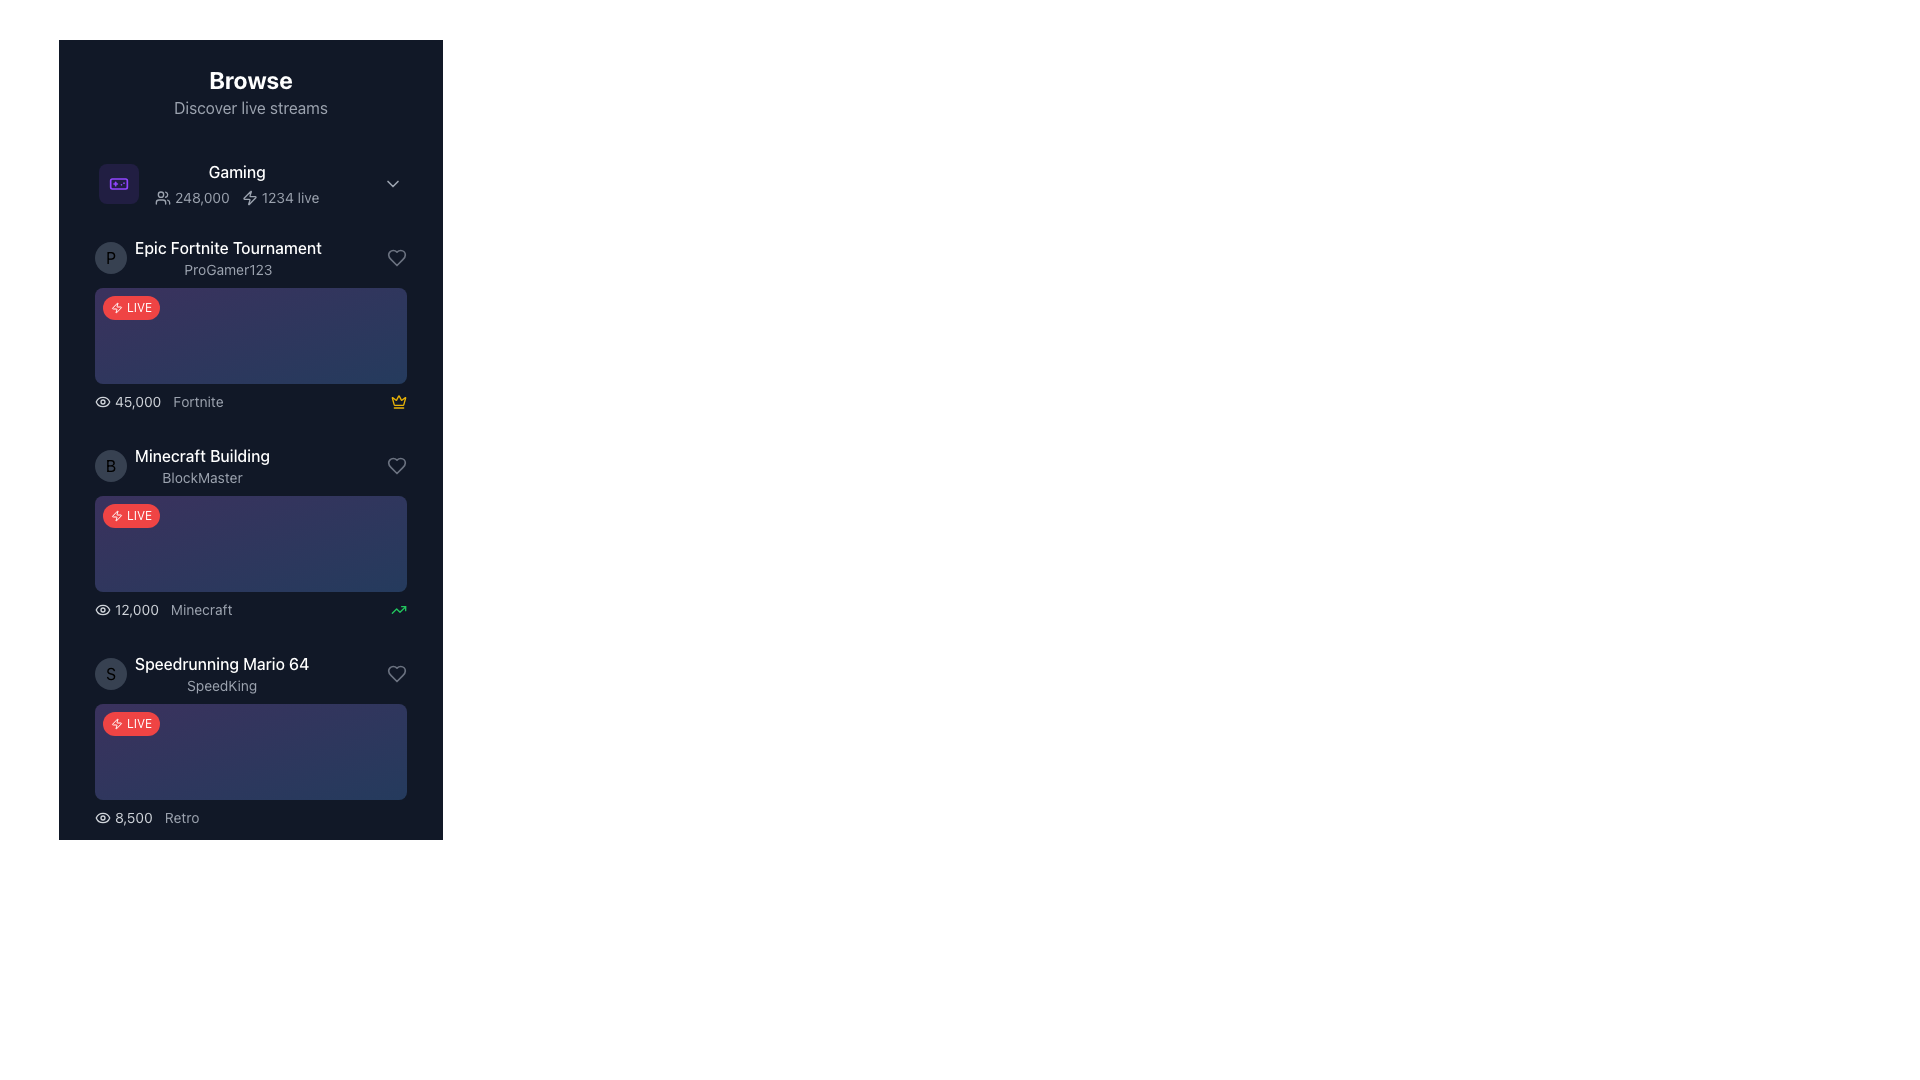 The height and width of the screenshot is (1080, 1920). Describe the element at coordinates (163, 197) in the screenshot. I see `the compact icon representing a group of three human-like figures located to the left of the text '248,000'` at that location.